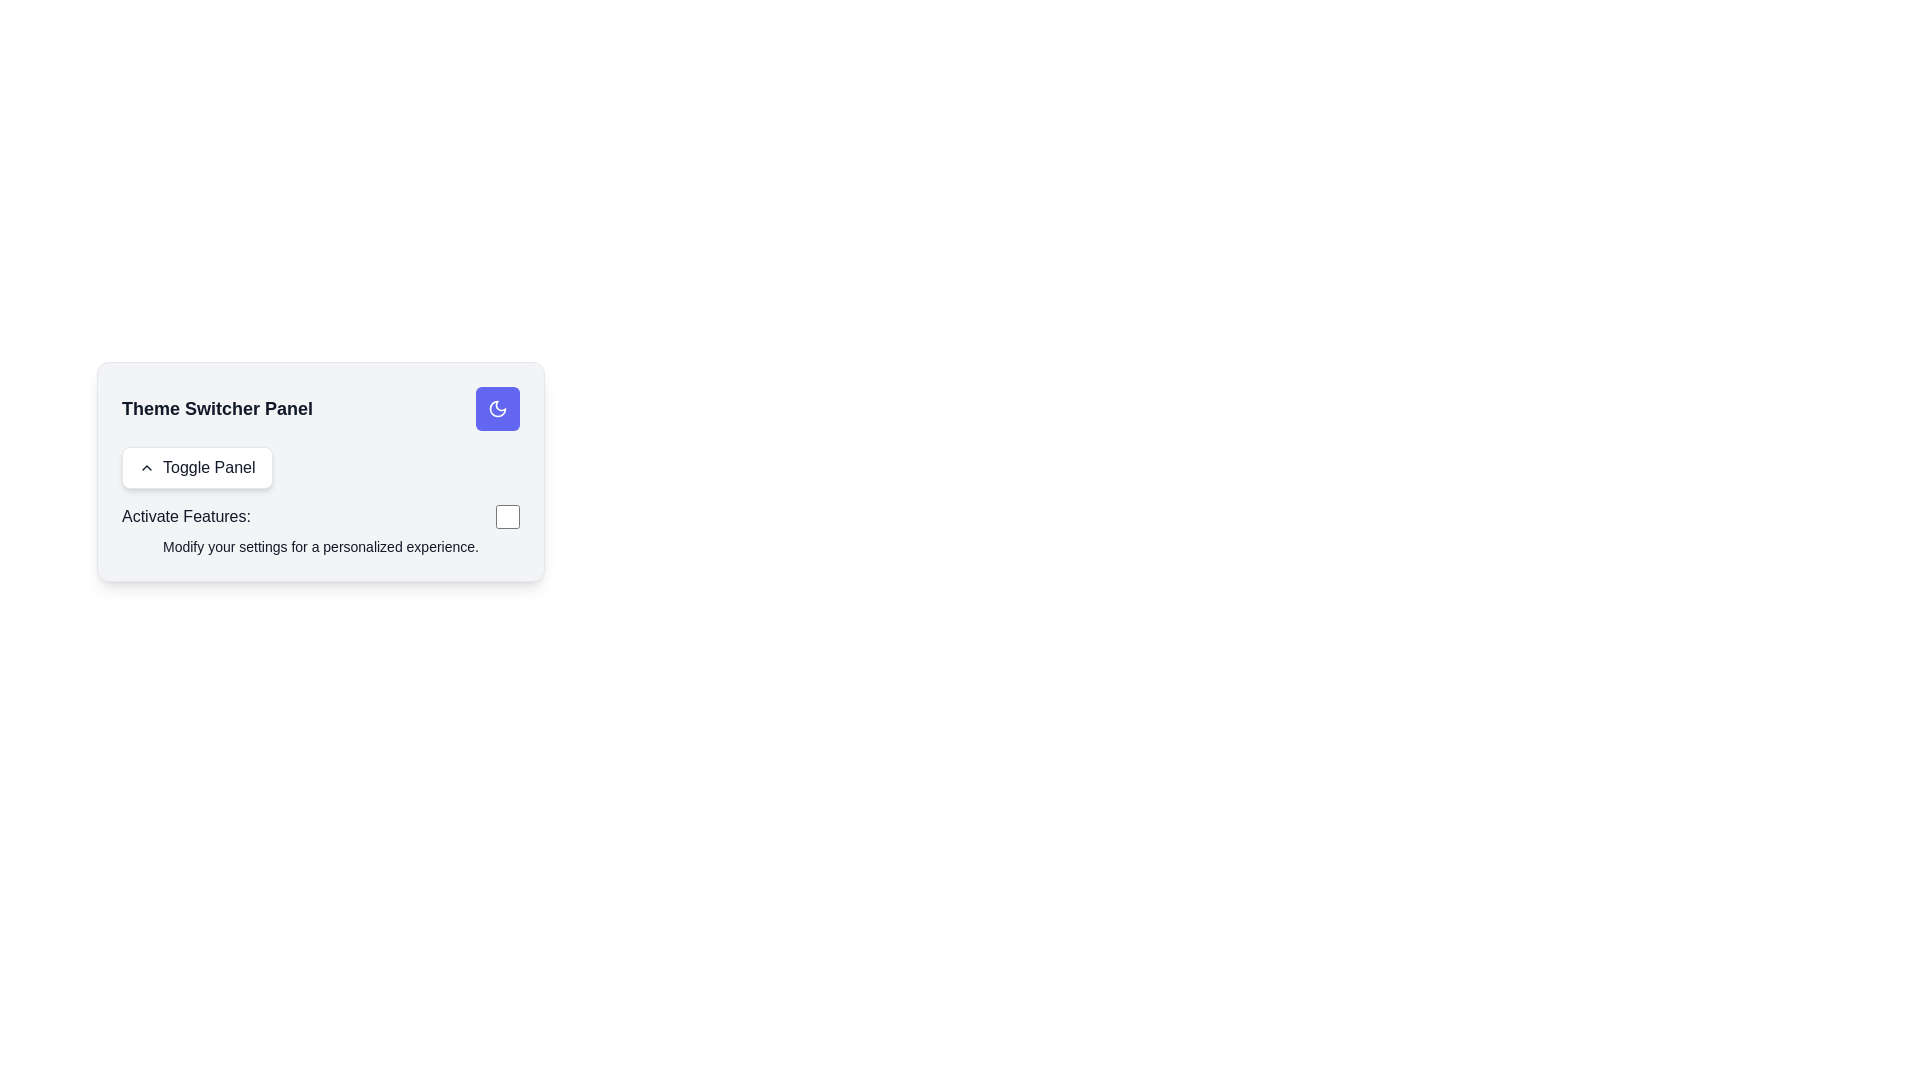 The height and width of the screenshot is (1080, 1920). What do you see at coordinates (321, 547) in the screenshot?
I see `the text label that reads 'Modify your settings for a personalized experience.' positioned below the 'Activate Features:' label in the settings panel` at bounding box center [321, 547].